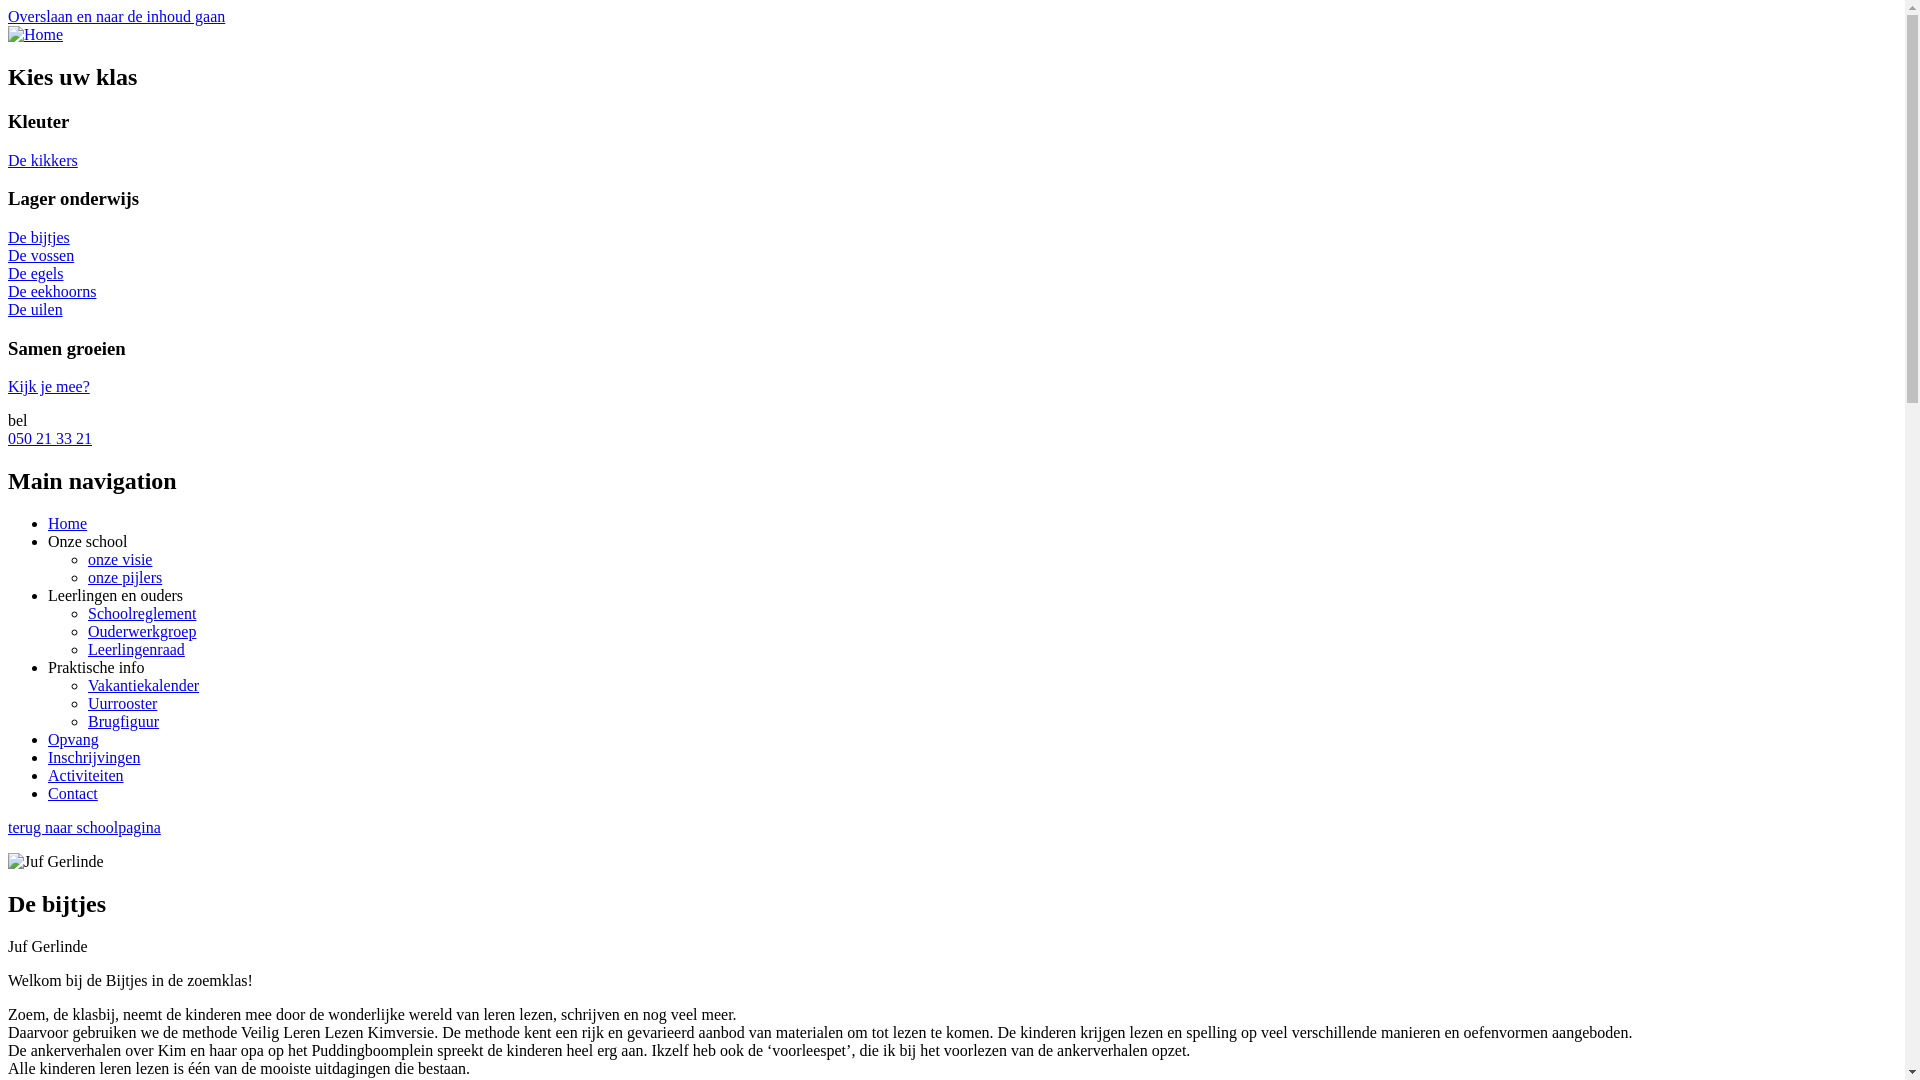  What do you see at coordinates (135, 649) in the screenshot?
I see `'Leerlingenraad'` at bounding box center [135, 649].